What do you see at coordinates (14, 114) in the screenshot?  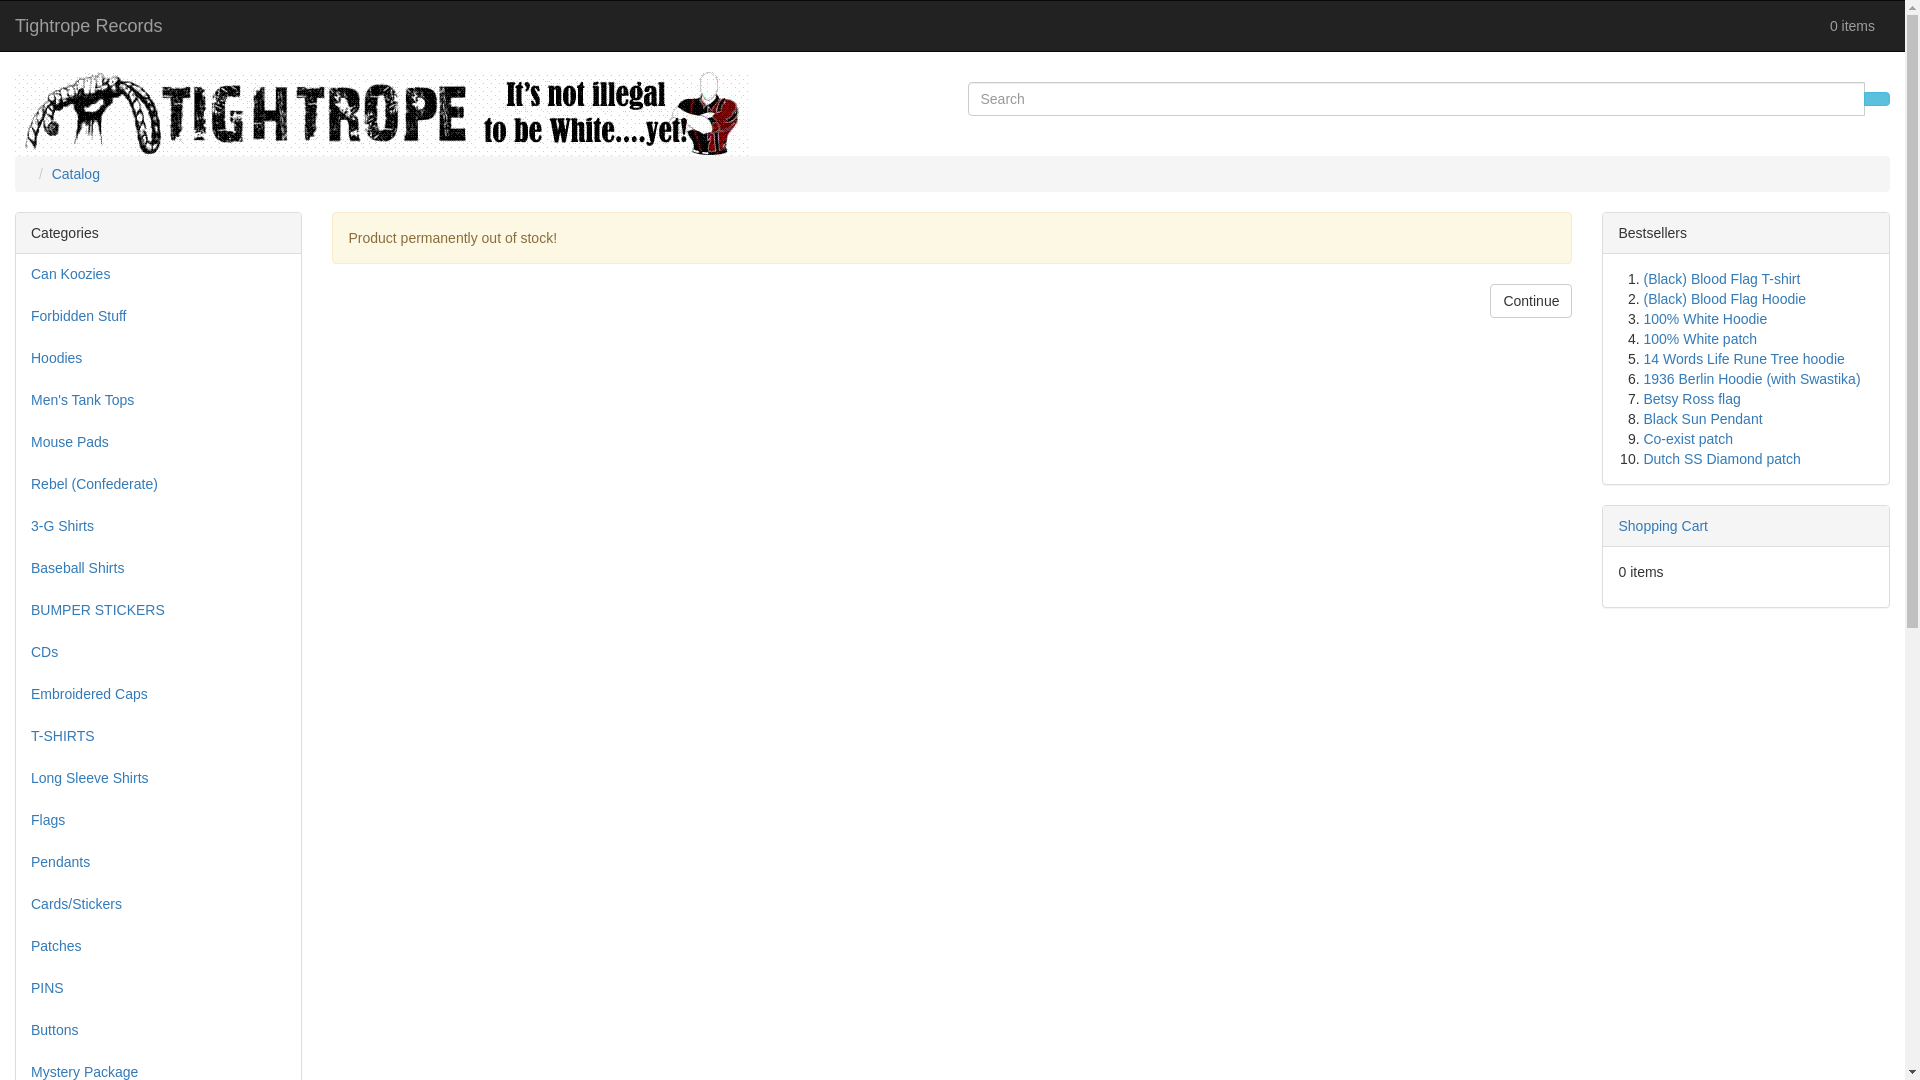 I see `'Tightrope Records'` at bounding box center [14, 114].